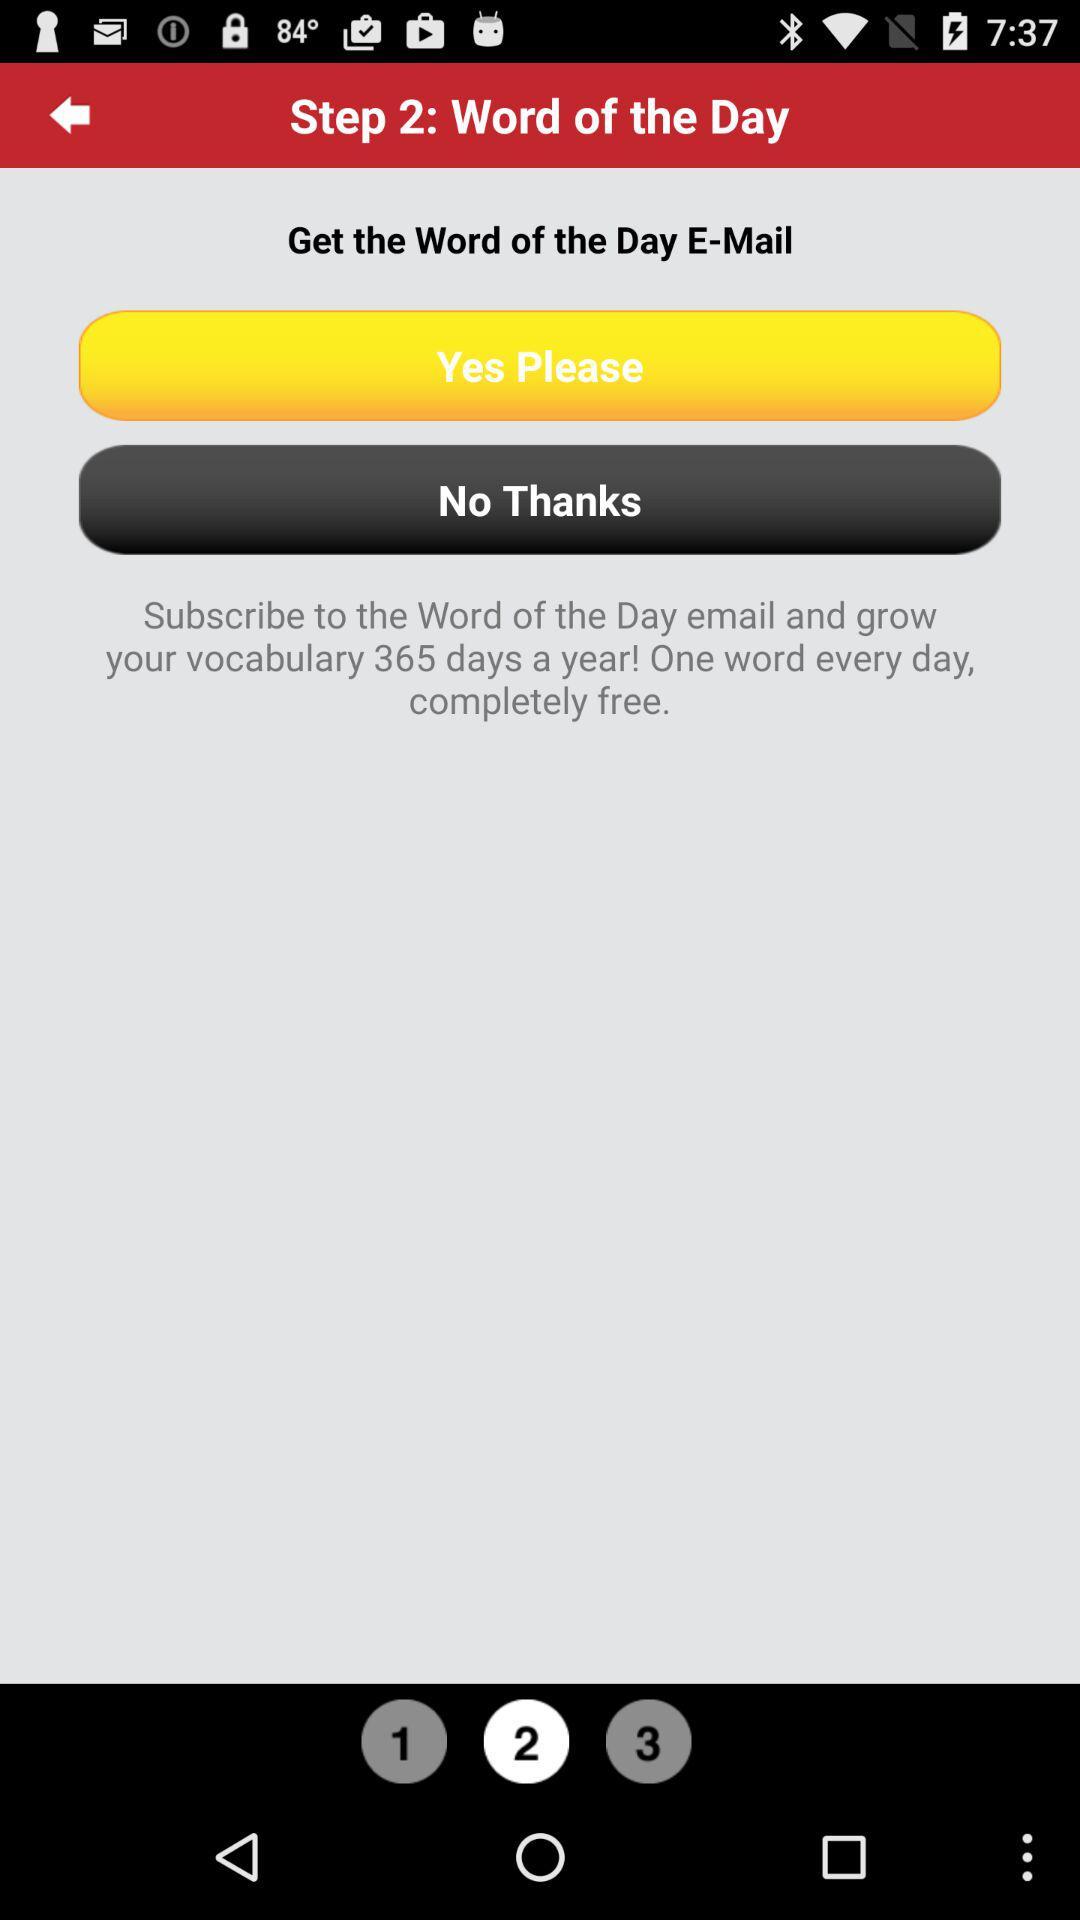 The height and width of the screenshot is (1920, 1080). Describe the element at coordinates (69, 114) in the screenshot. I see `icon at the top left corner` at that location.